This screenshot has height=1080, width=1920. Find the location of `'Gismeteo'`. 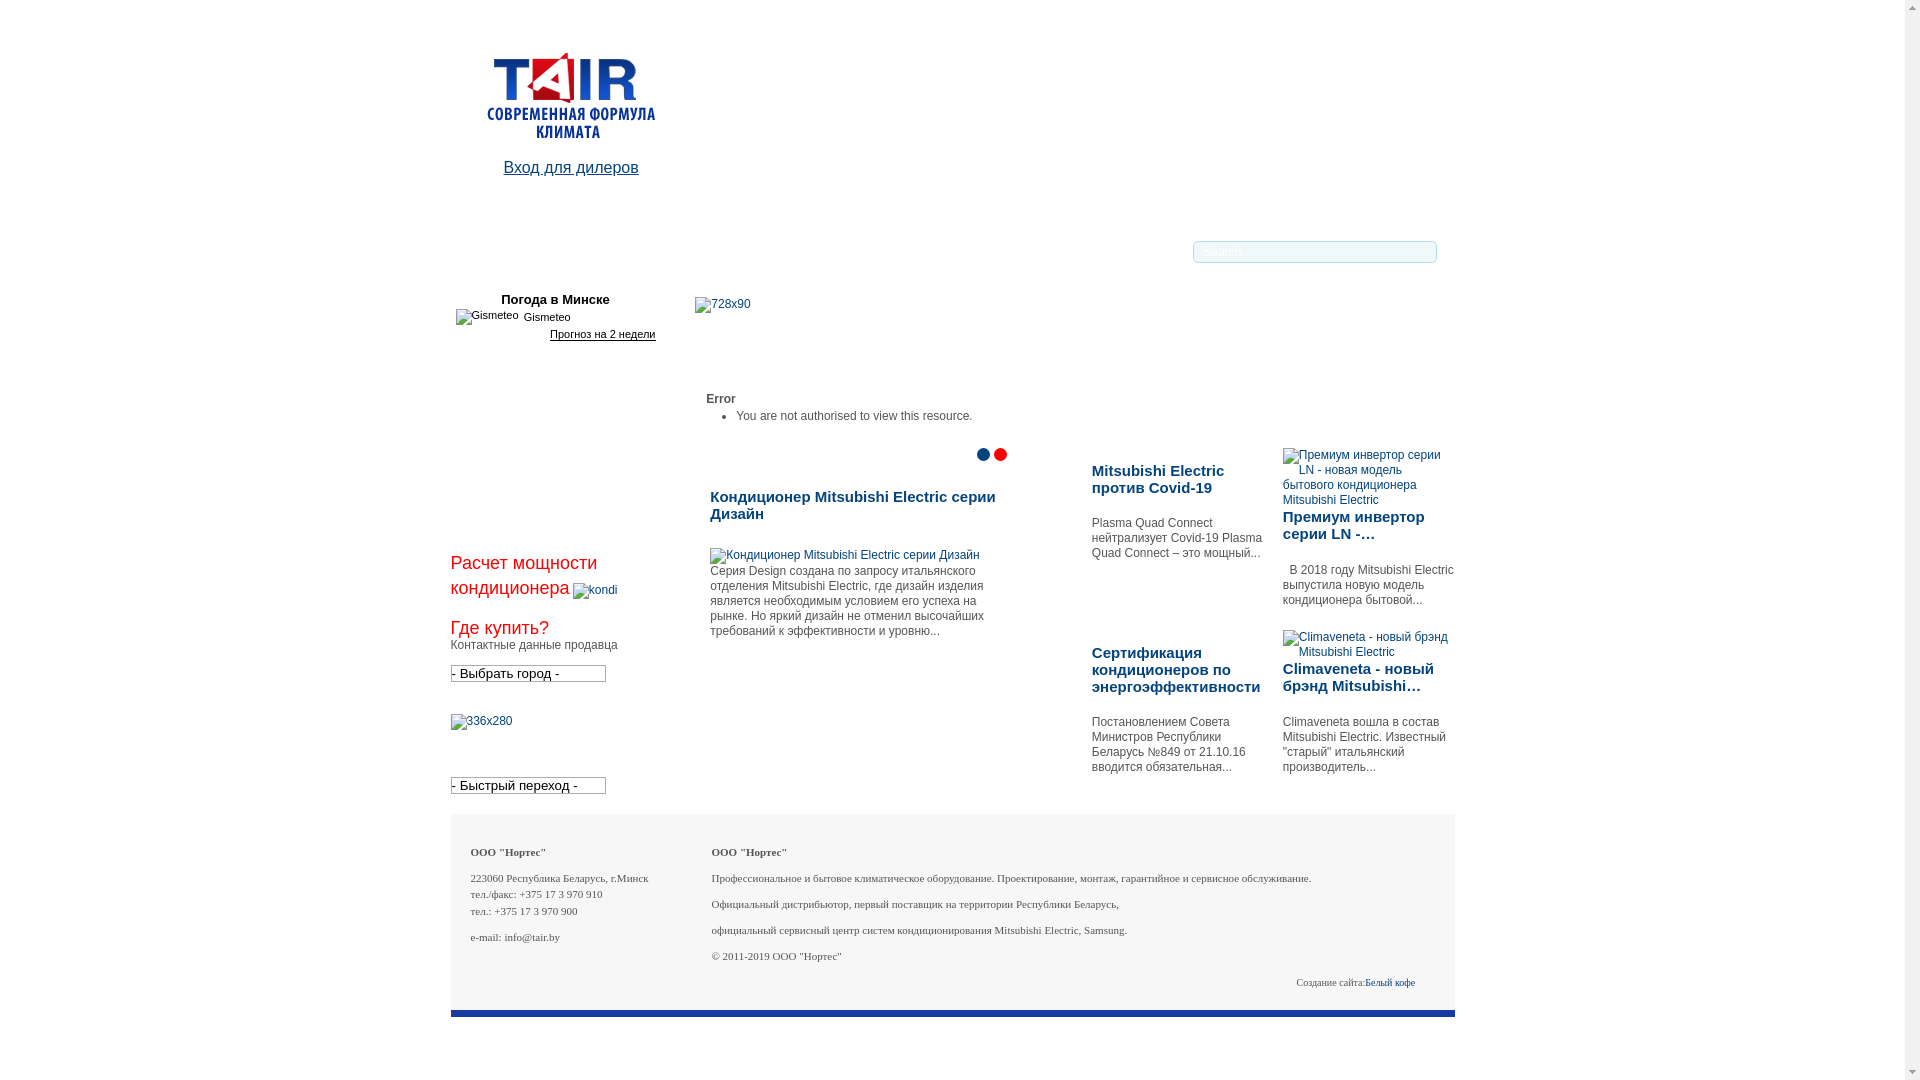

'Gismeteo' is located at coordinates (455, 315).